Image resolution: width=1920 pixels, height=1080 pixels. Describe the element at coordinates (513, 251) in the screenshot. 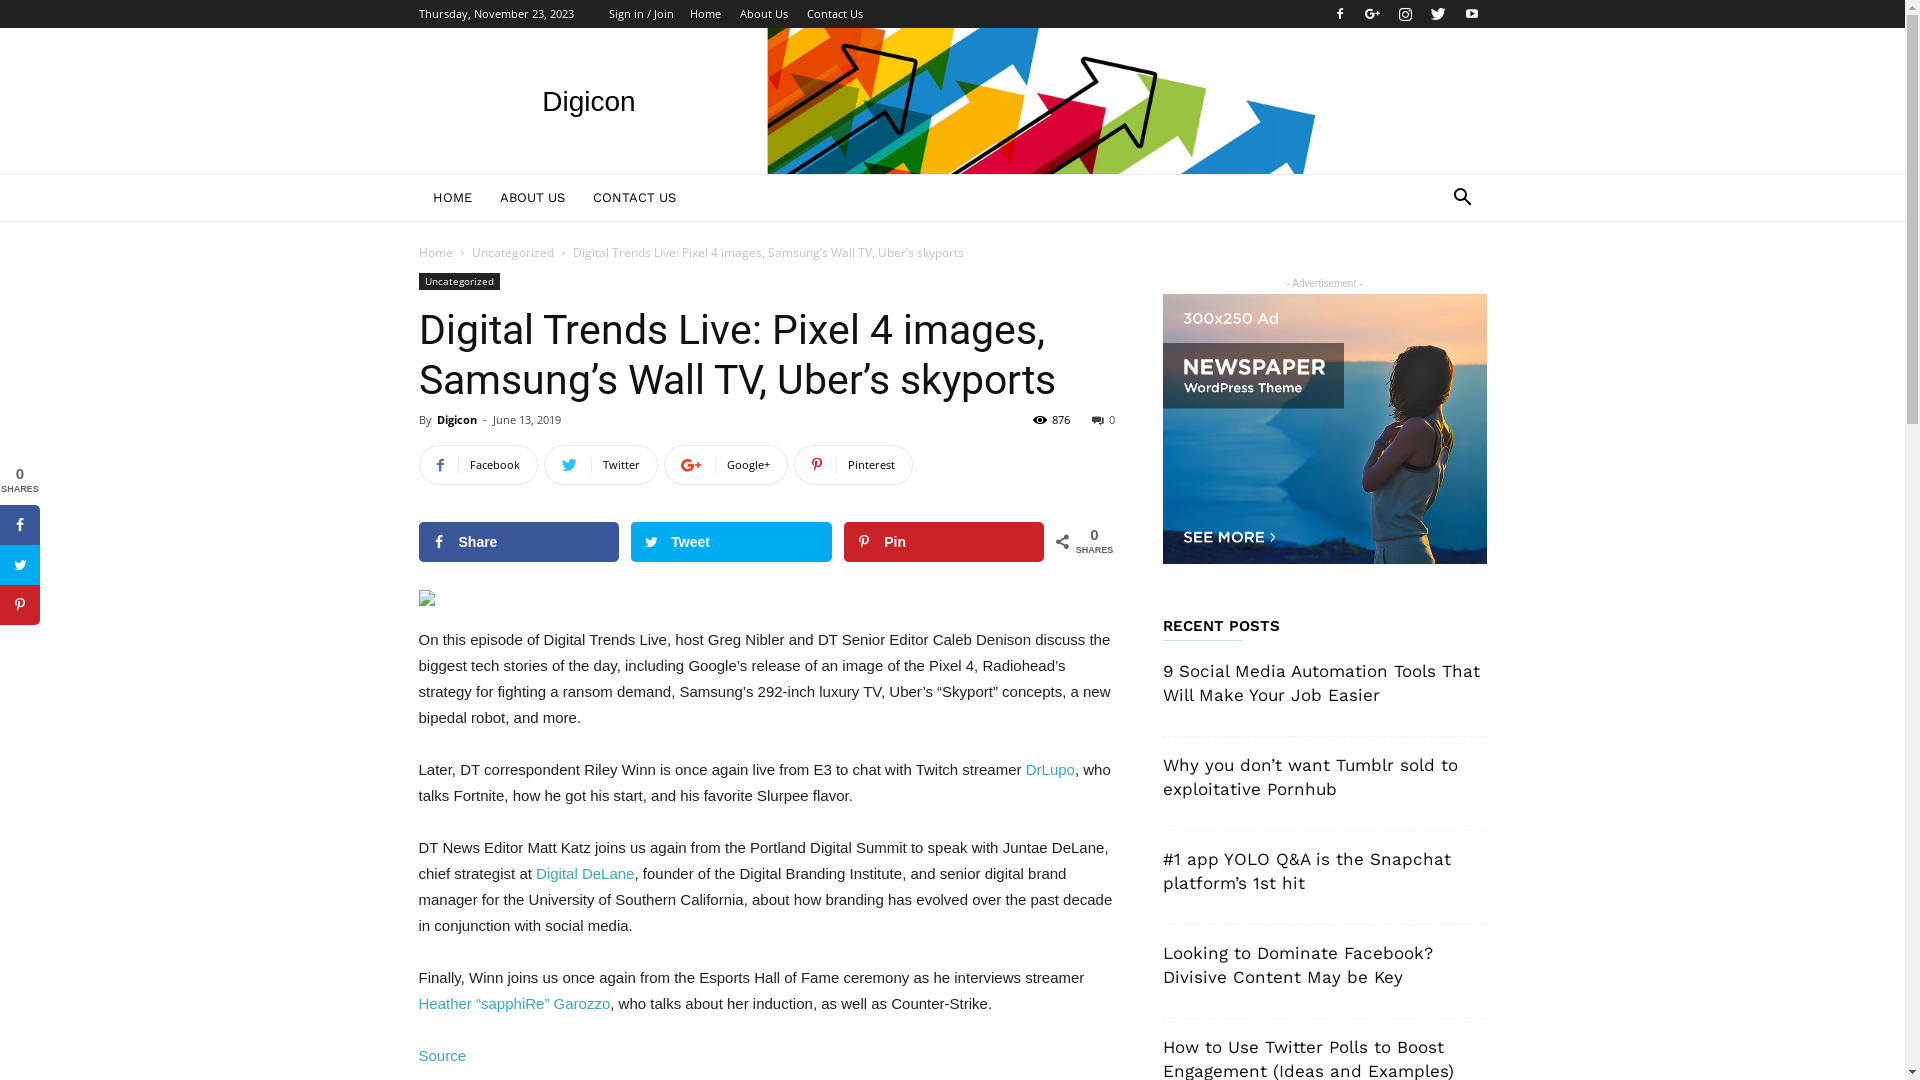

I see `'Uncategorized'` at that location.